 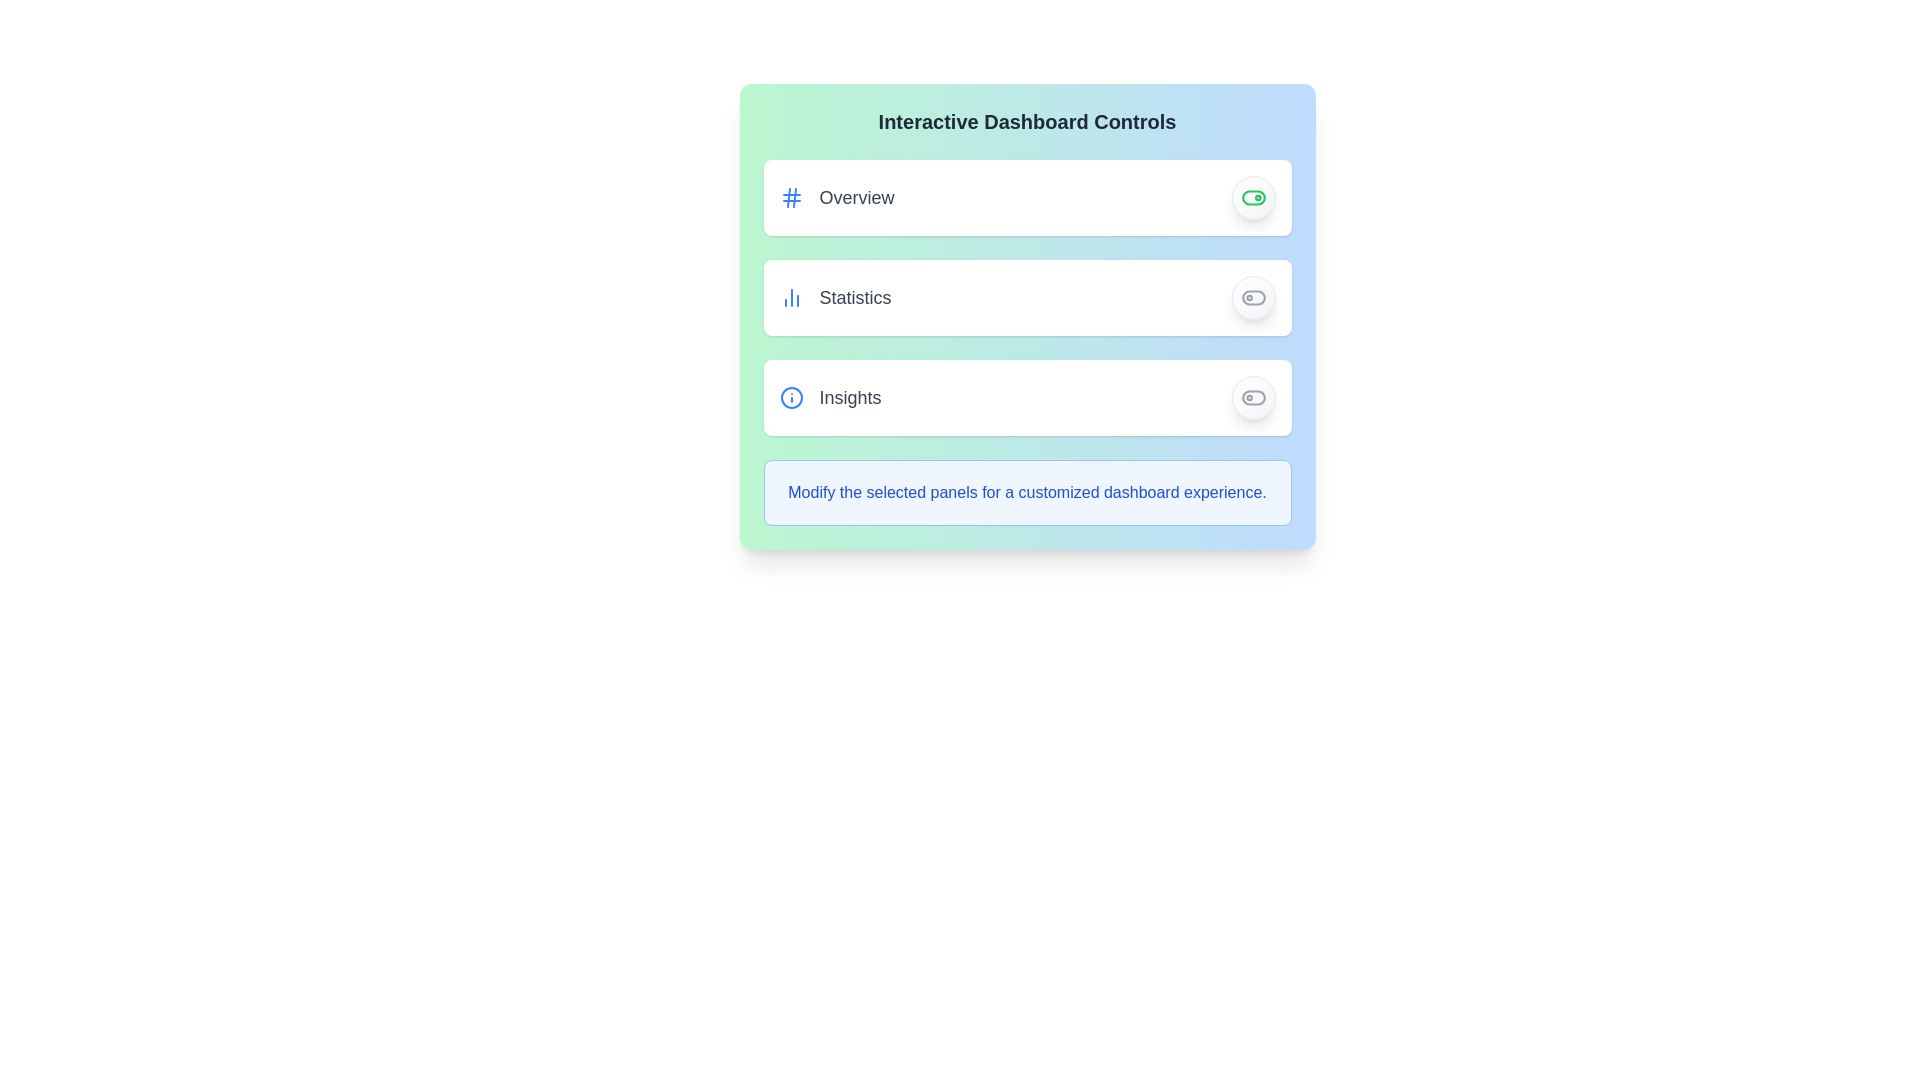 What do you see at coordinates (1027, 122) in the screenshot?
I see `the text heading displaying 'Interactive Dashboard Controls', which is bold and centered at the top of the panel containing dashboard options` at bounding box center [1027, 122].